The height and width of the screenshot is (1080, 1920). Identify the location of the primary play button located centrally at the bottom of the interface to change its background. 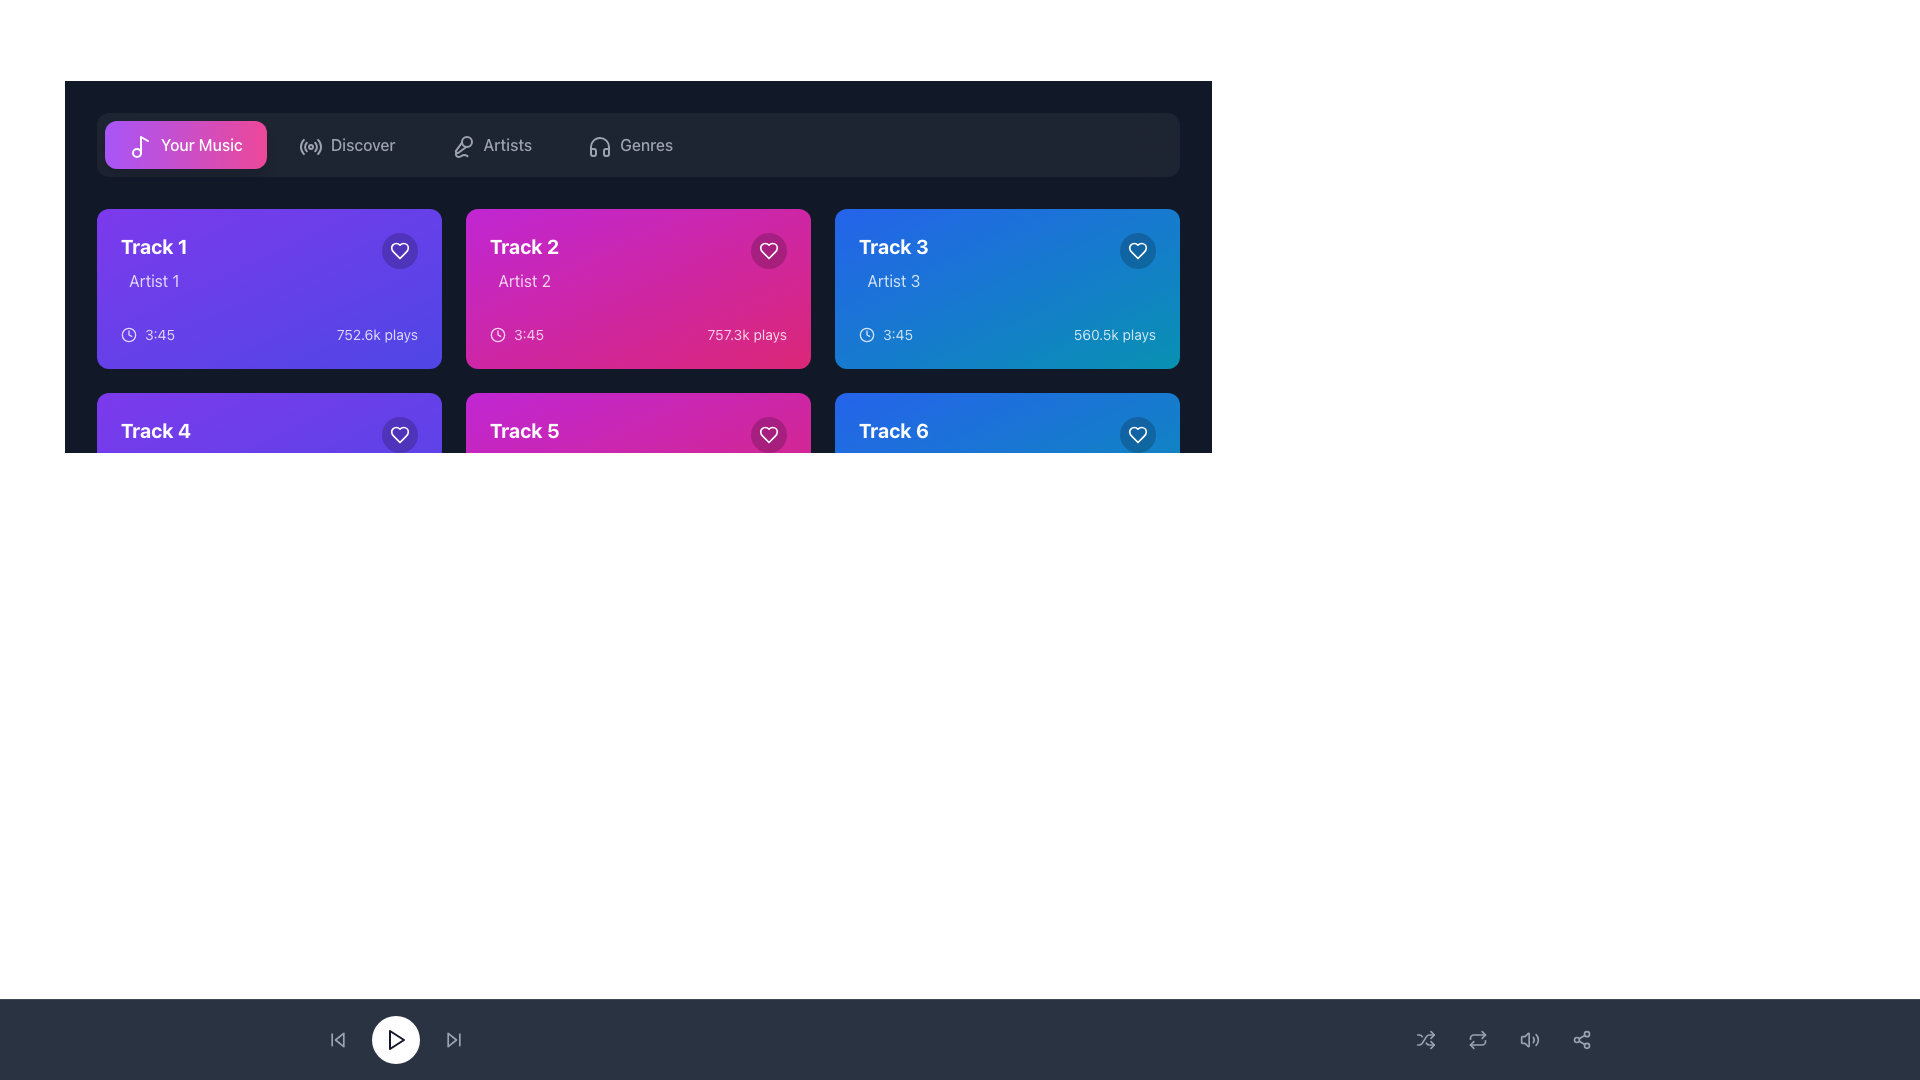
(395, 1039).